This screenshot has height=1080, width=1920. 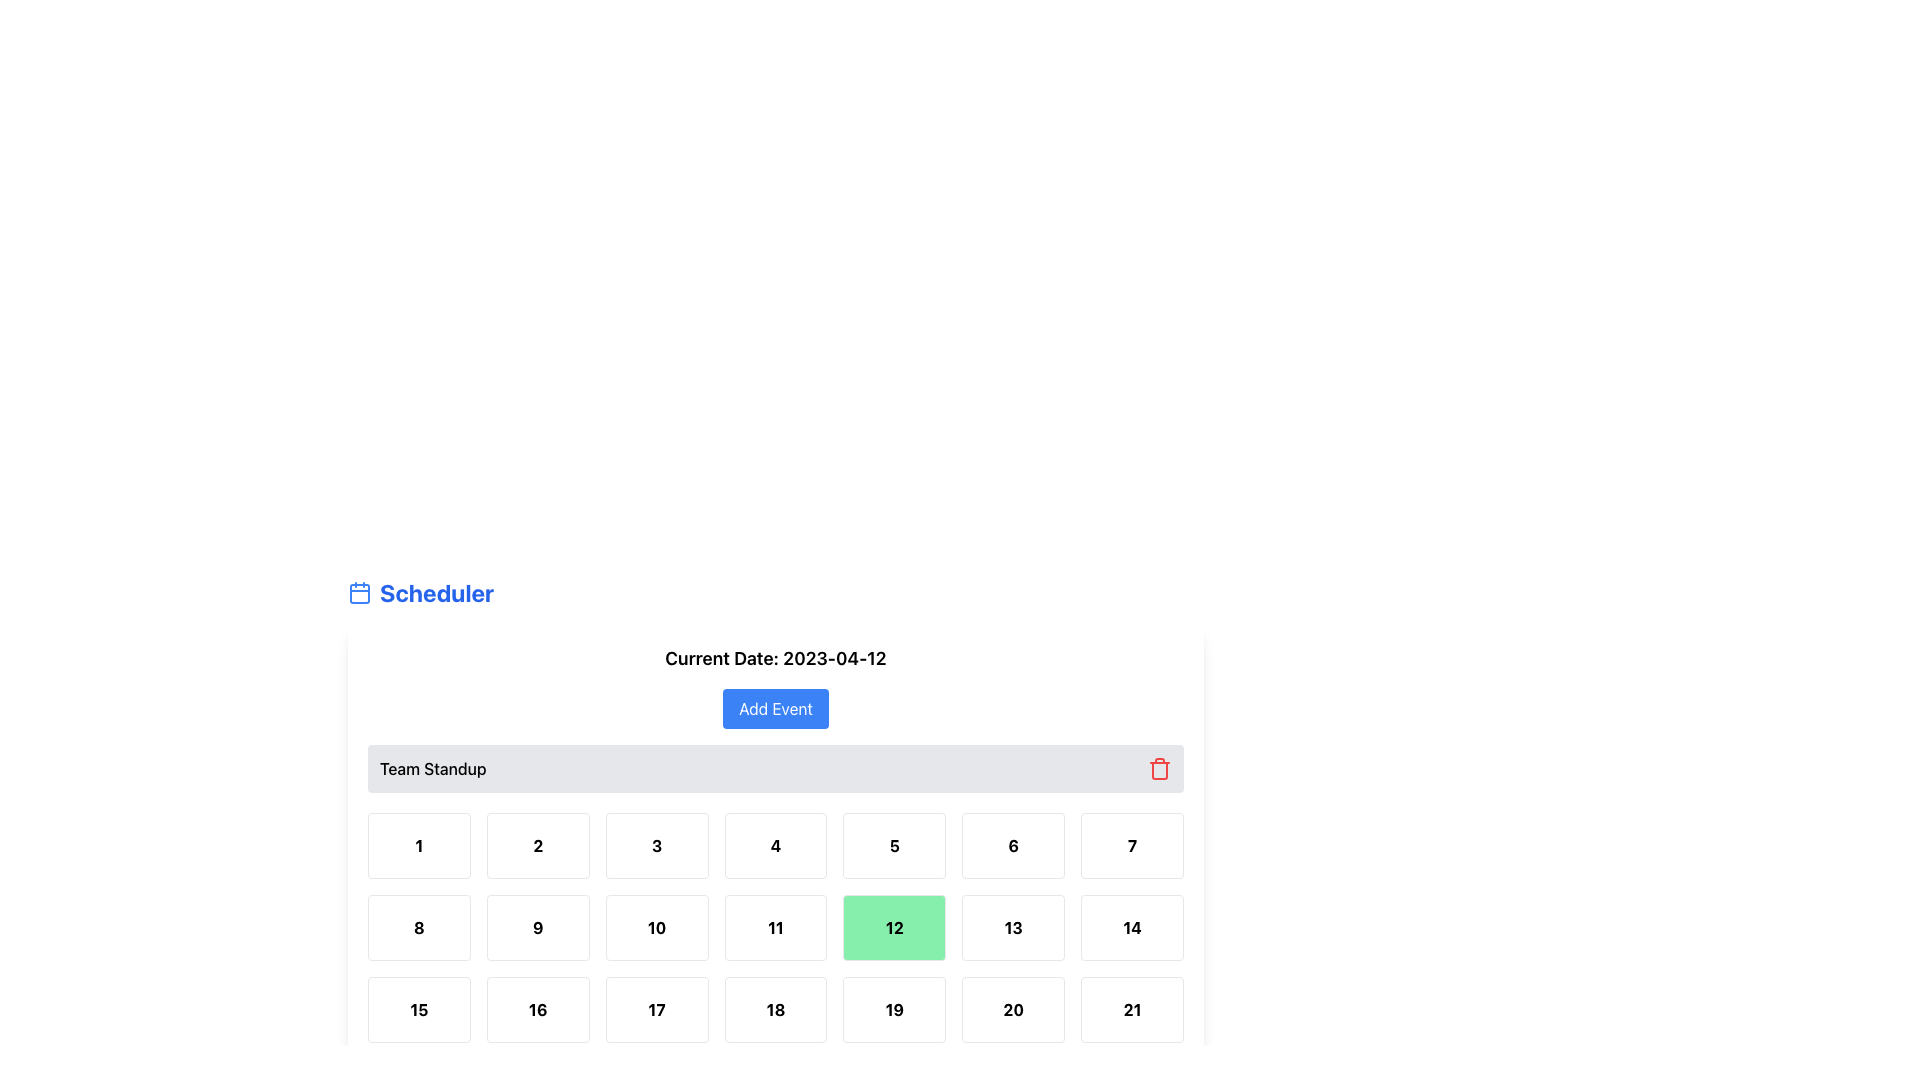 I want to click on the grid item button located in the third row, second column of the 'Team Standup' section, so click(x=537, y=1010).